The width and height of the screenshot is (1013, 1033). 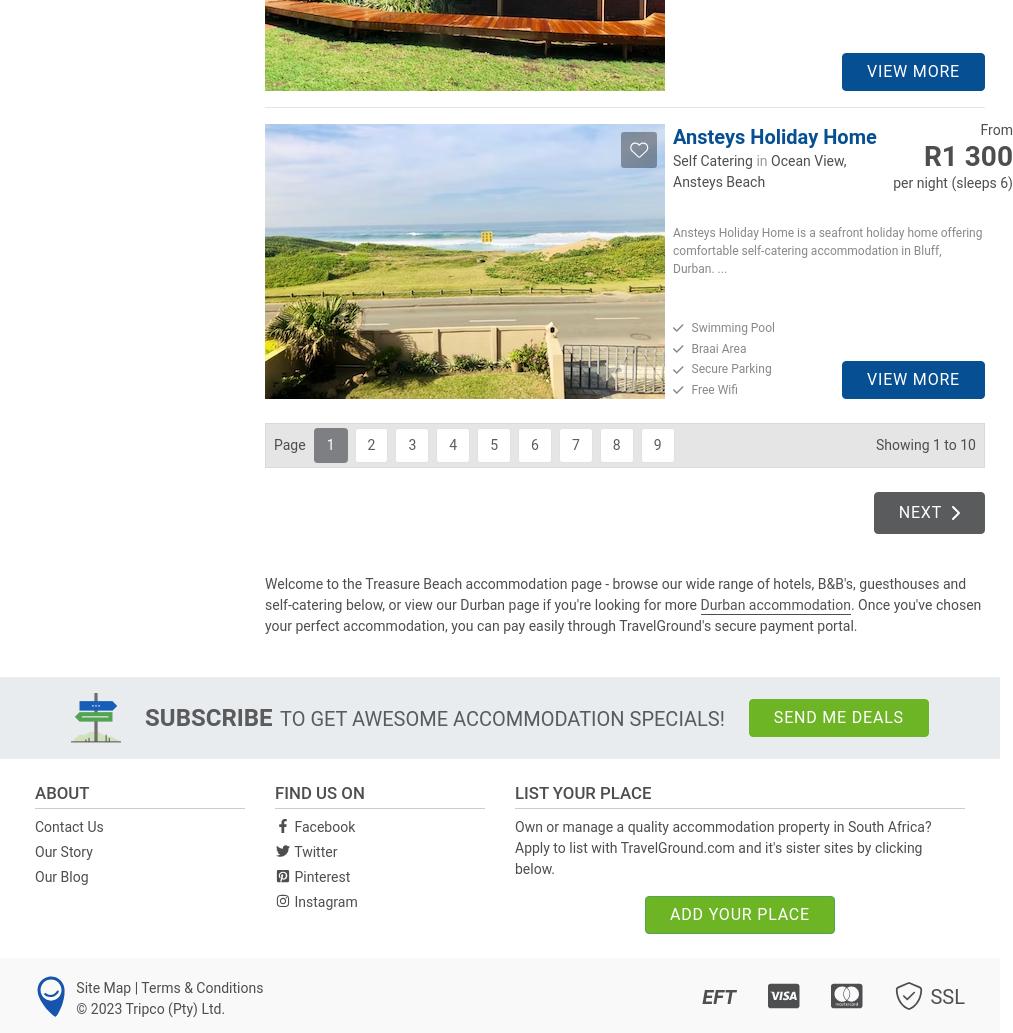 What do you see at coordinates (323, 825) in the screenshot?
I see `'Facebook'` at bounding box center [323, 825].